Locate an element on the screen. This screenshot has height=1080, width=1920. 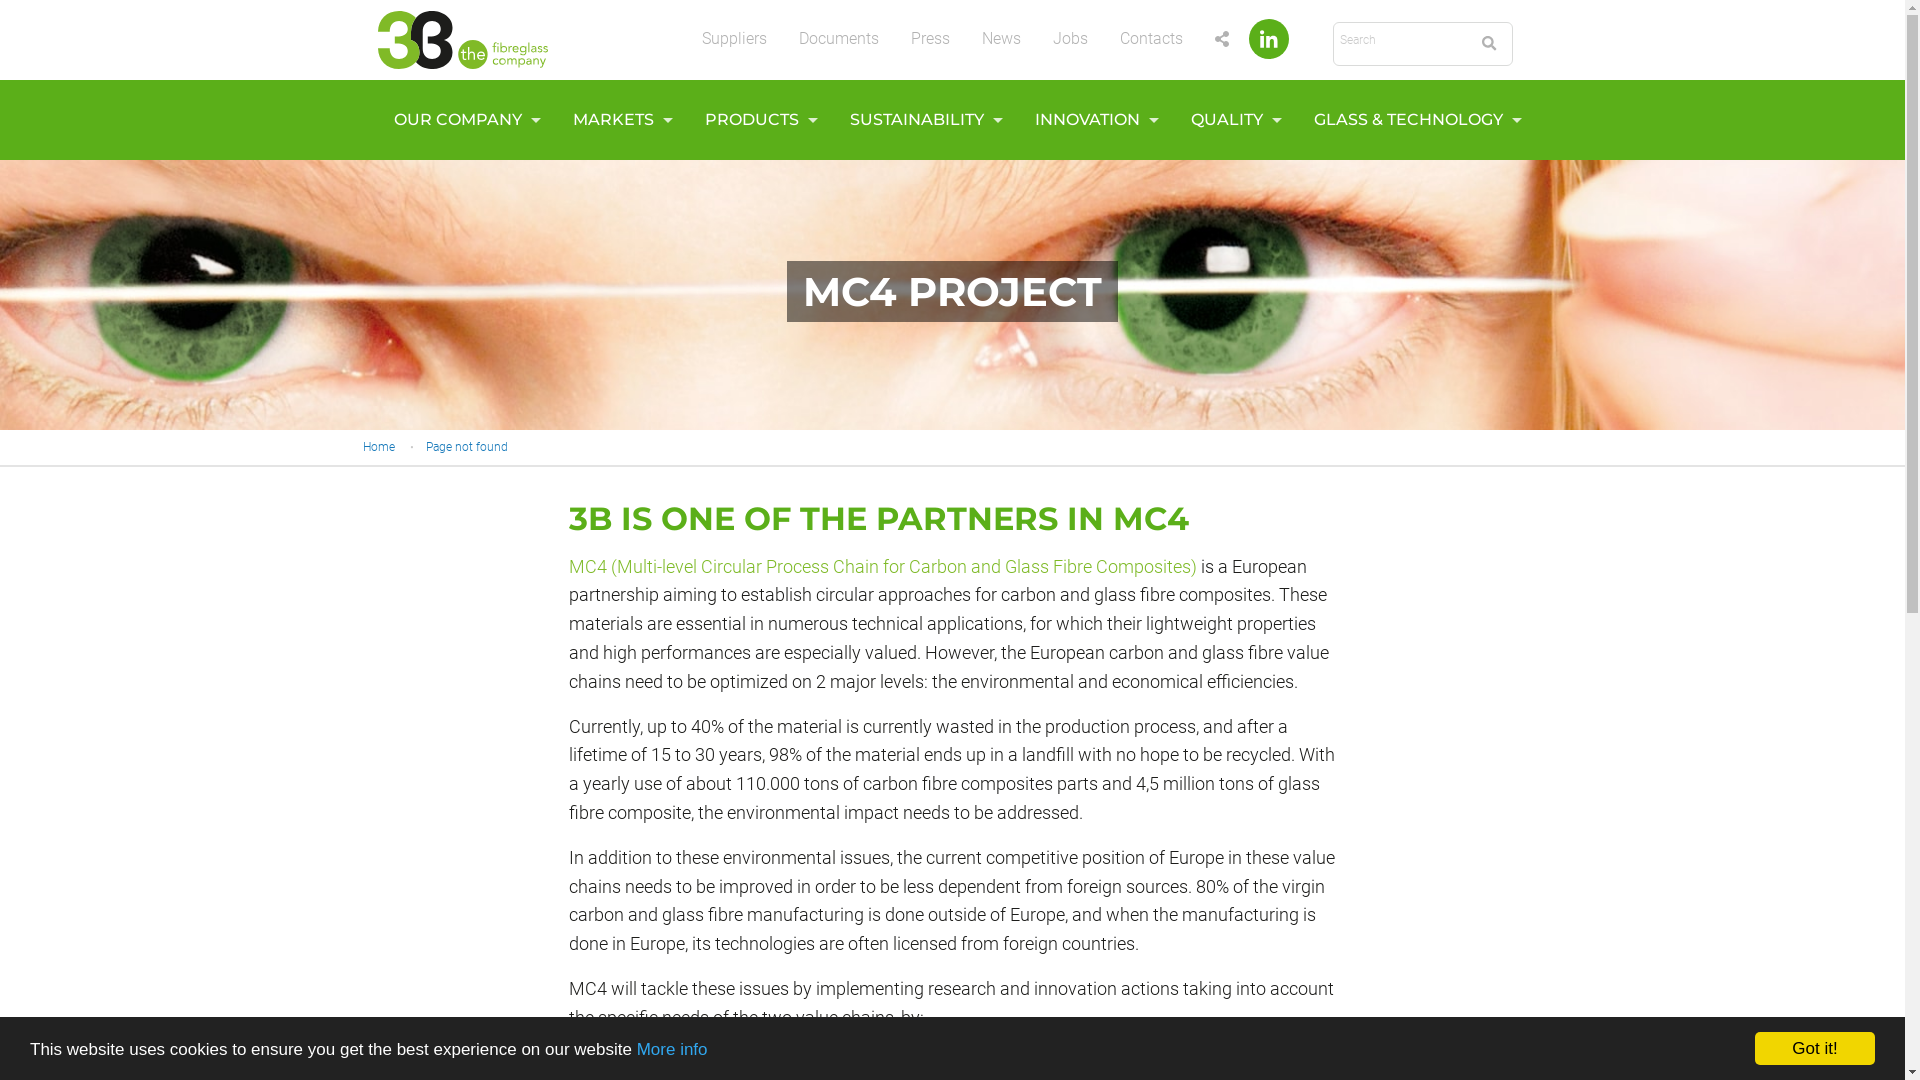
'More info' is located at coordinates (672, 1048).